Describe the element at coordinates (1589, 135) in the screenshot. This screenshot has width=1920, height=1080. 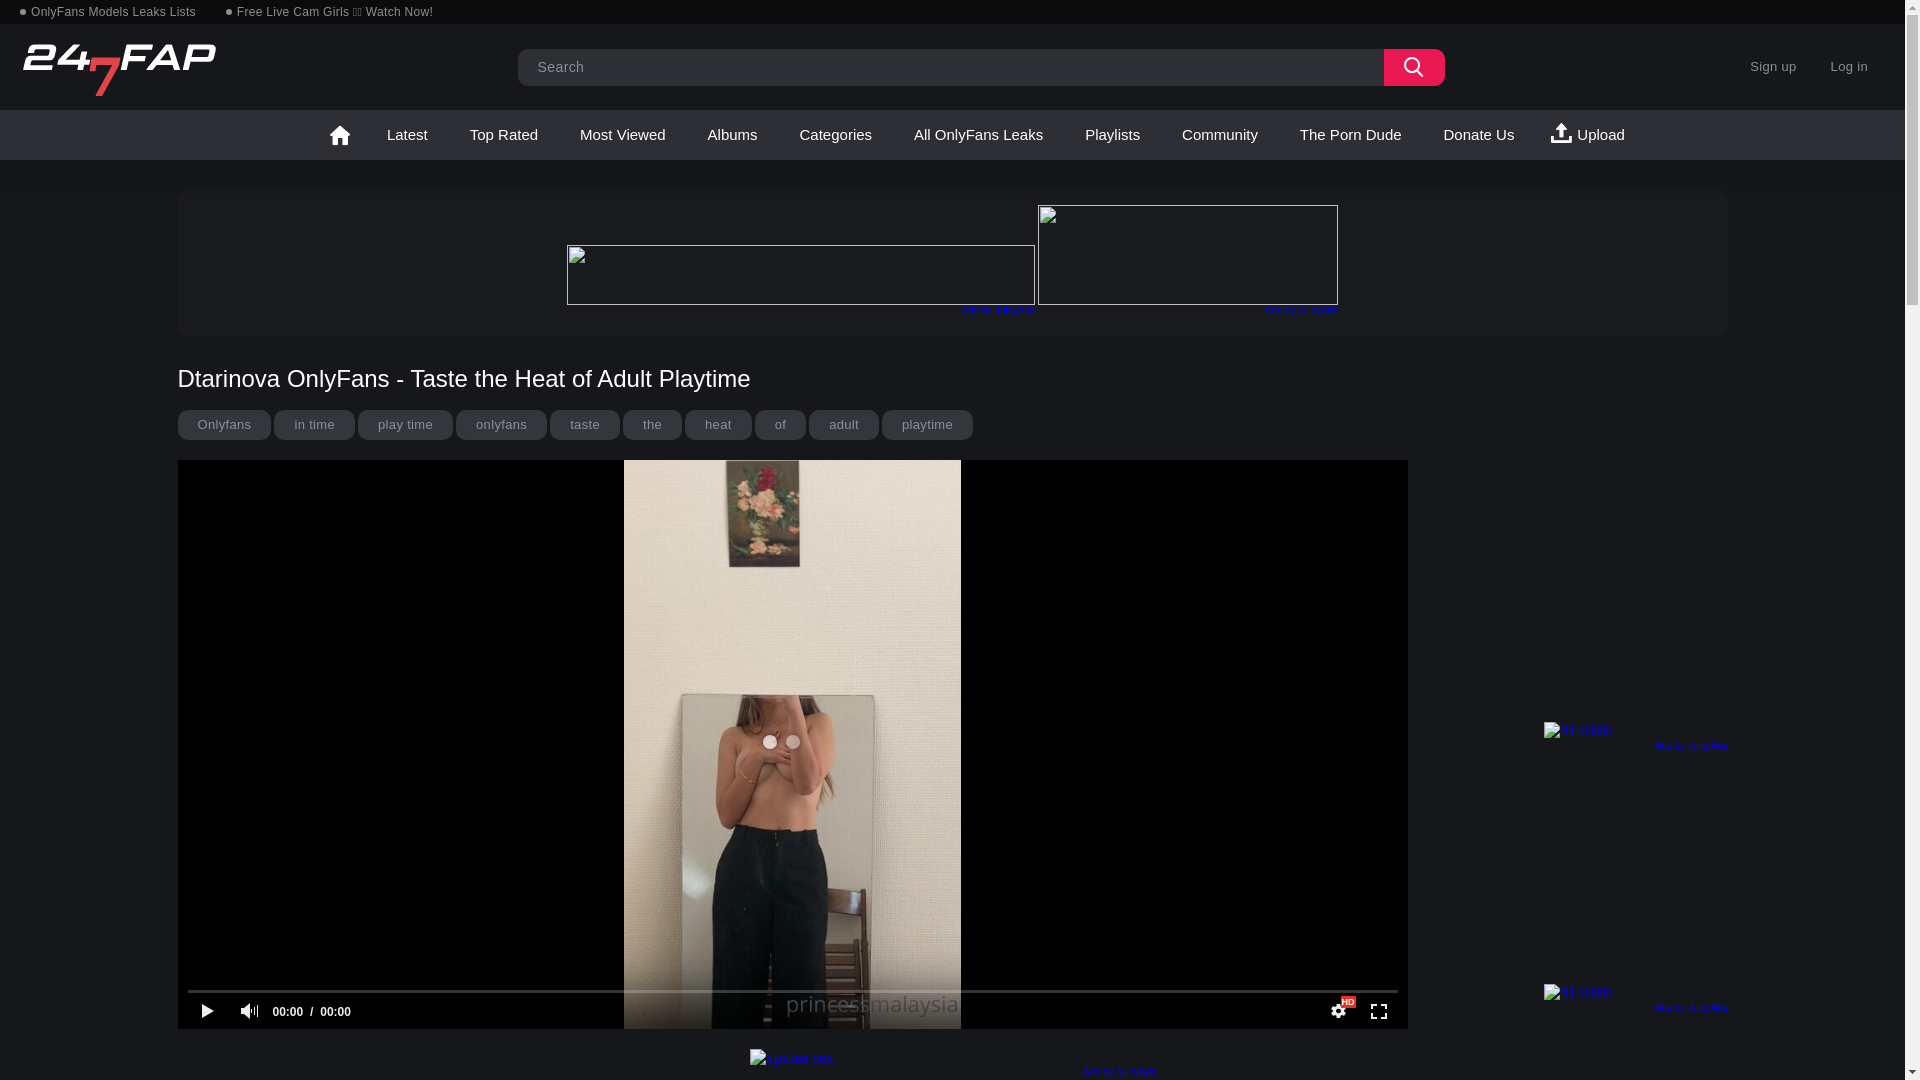
I see `'Upload'` at that location.